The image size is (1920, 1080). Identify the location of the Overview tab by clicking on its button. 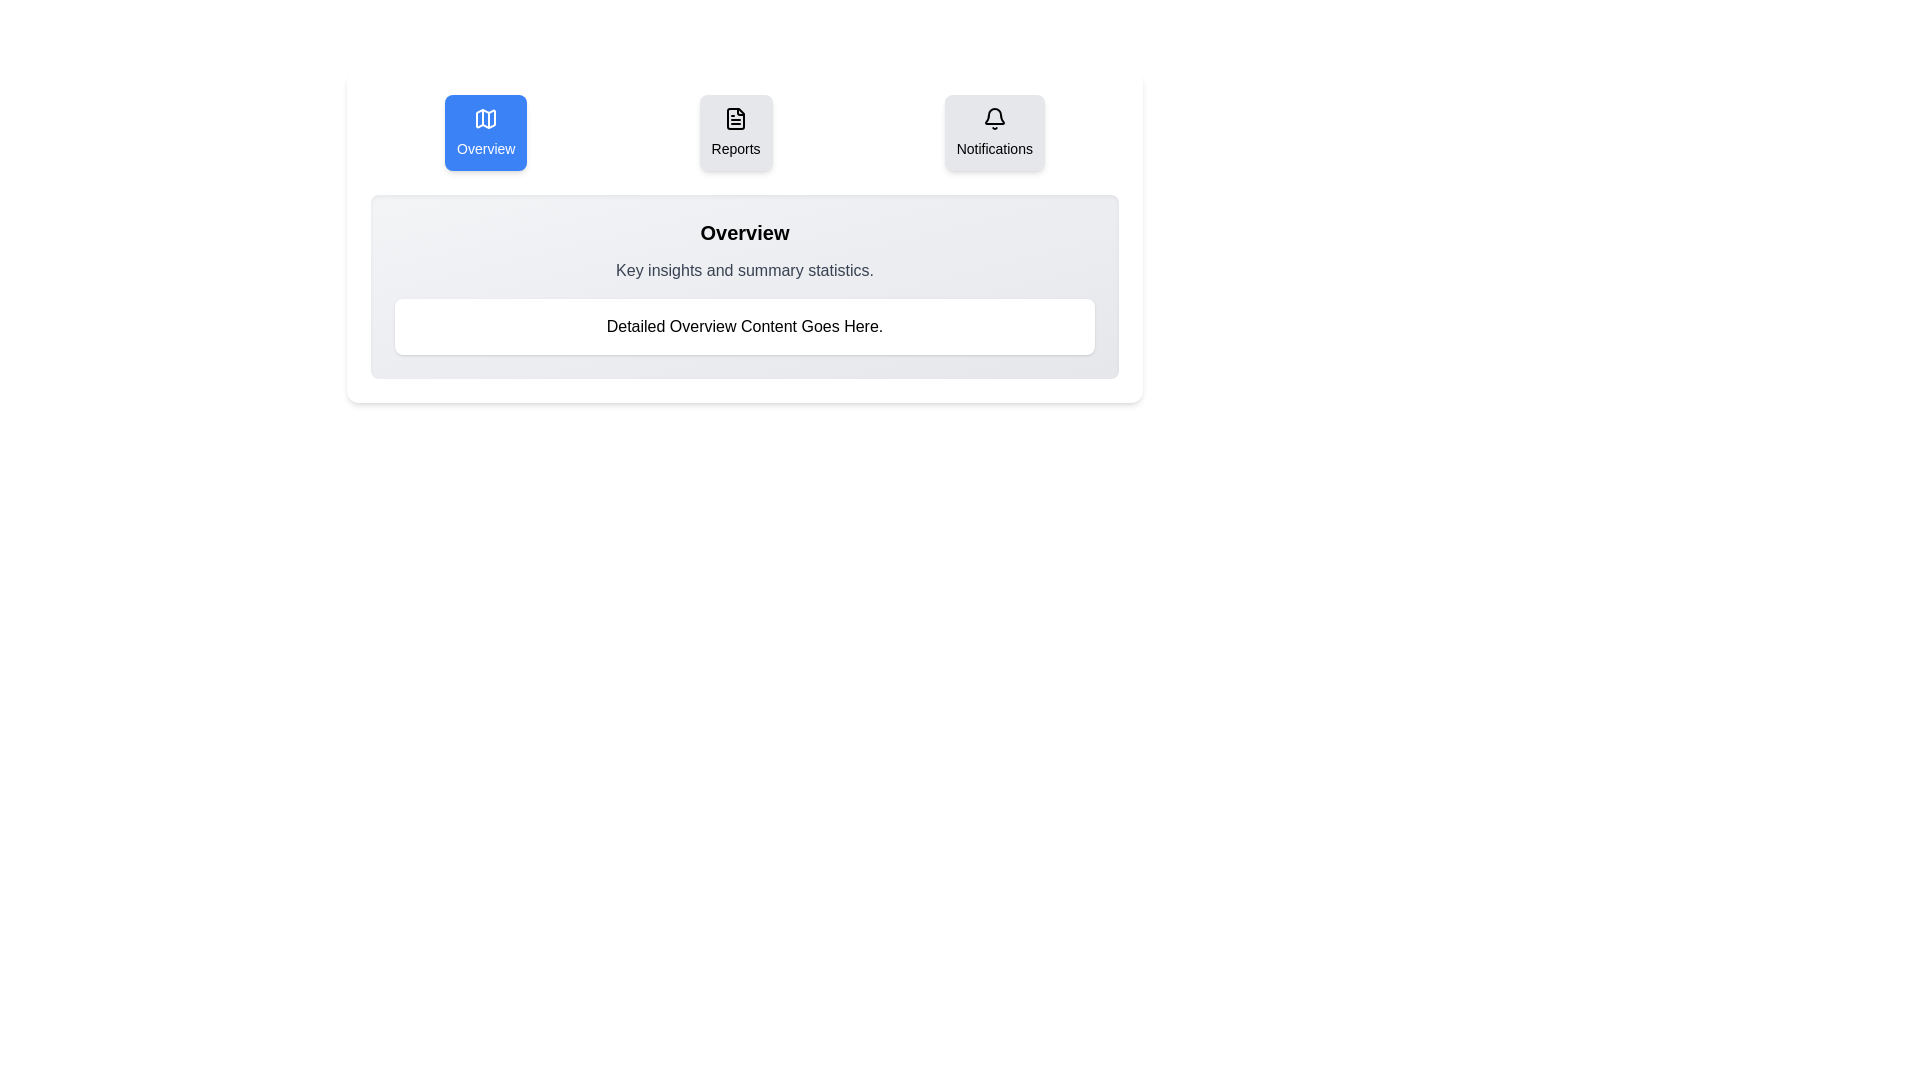
(486, 132).